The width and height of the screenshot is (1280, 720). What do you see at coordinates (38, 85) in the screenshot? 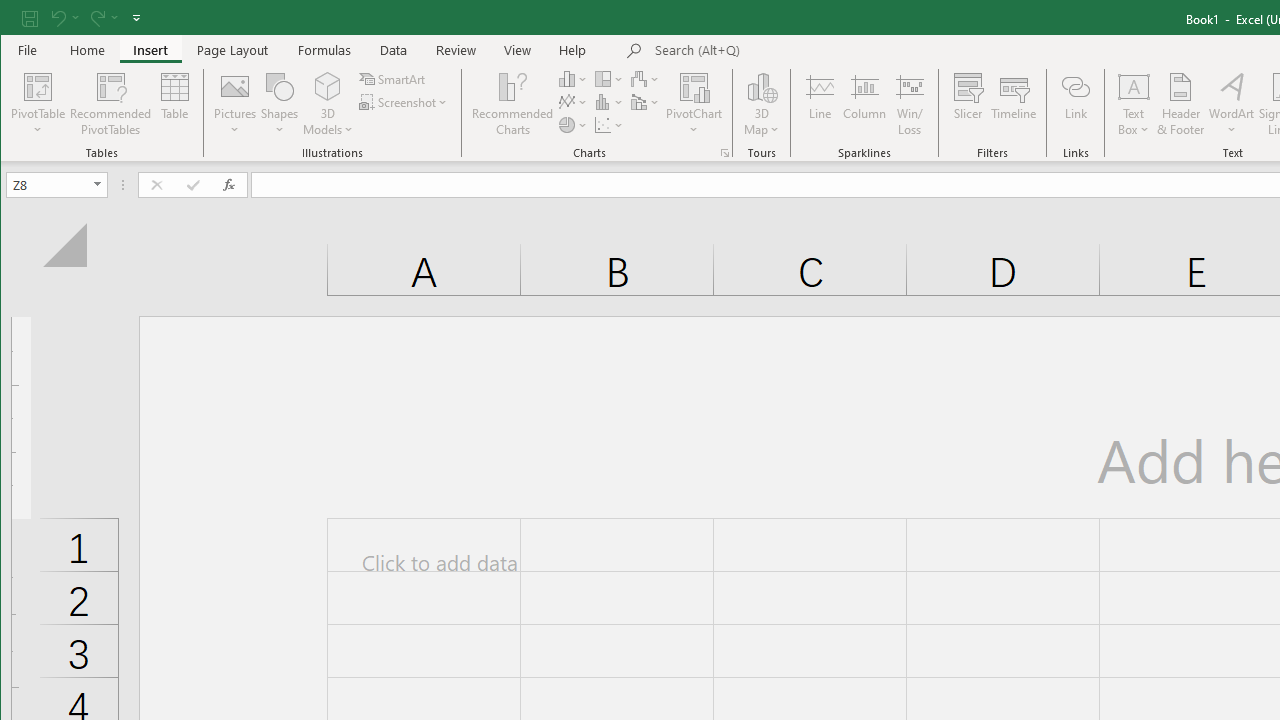
I see `'PivotTable'` at bounding box center [38, 85].